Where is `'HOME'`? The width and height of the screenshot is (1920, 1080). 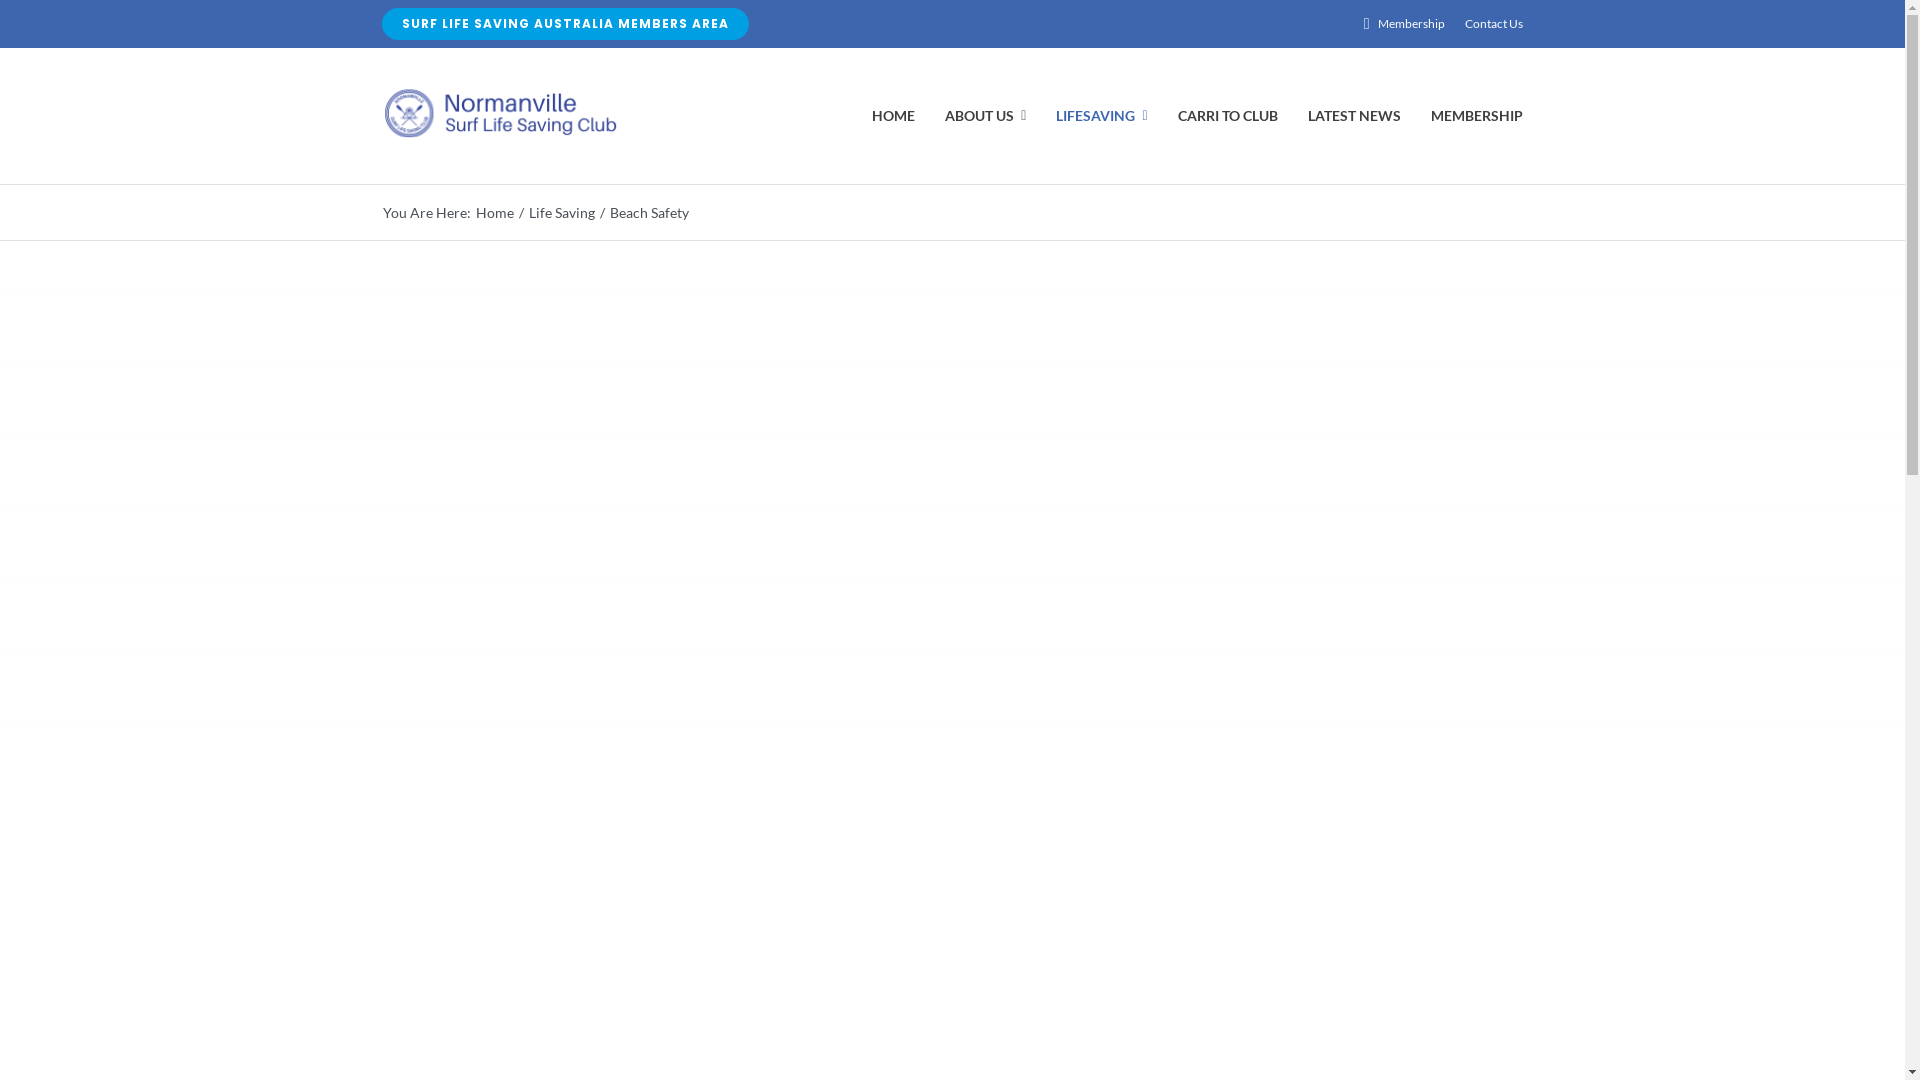
'HOME' is located at coordinates (892, 115).